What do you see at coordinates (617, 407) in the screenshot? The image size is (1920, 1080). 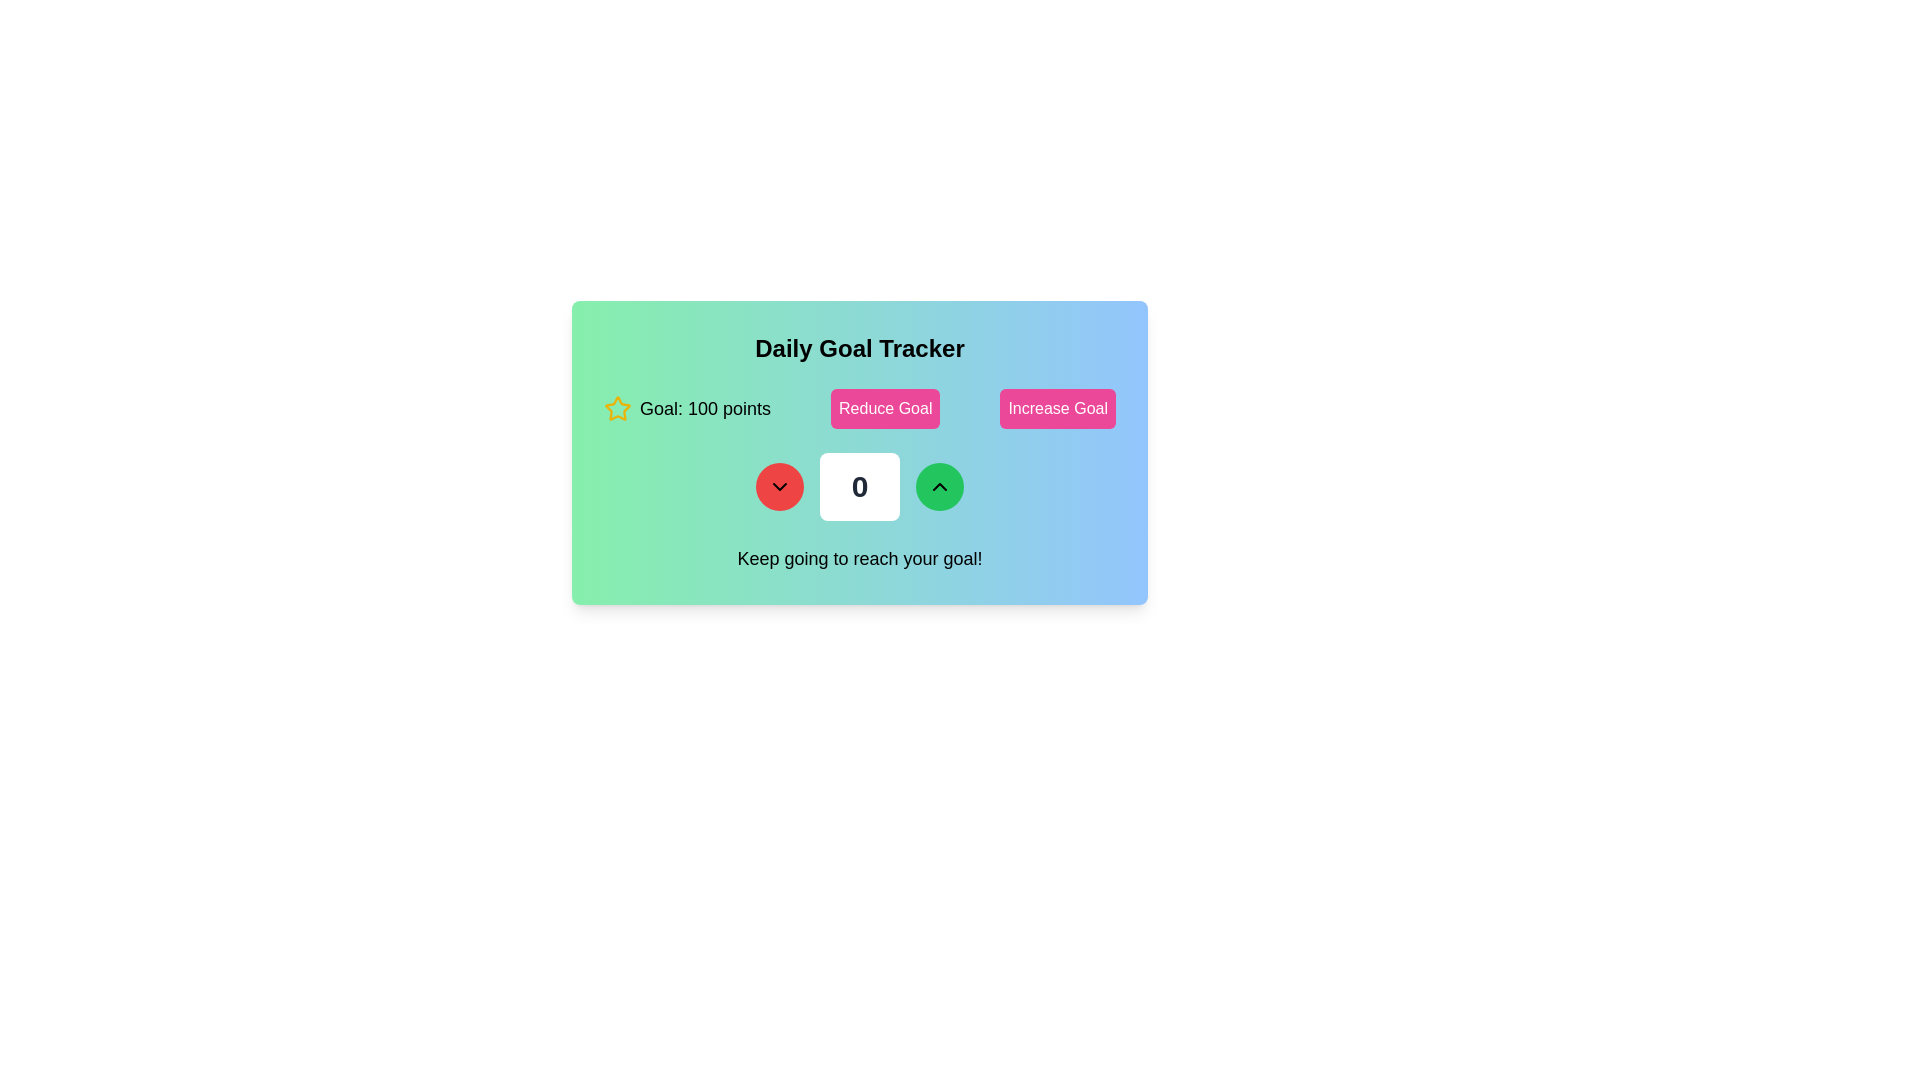 I see `the star-shaped icon with a yellow stroke, which is positioned to the left of the text 'Goal: 100 points'` at bounding box center [617, 407].